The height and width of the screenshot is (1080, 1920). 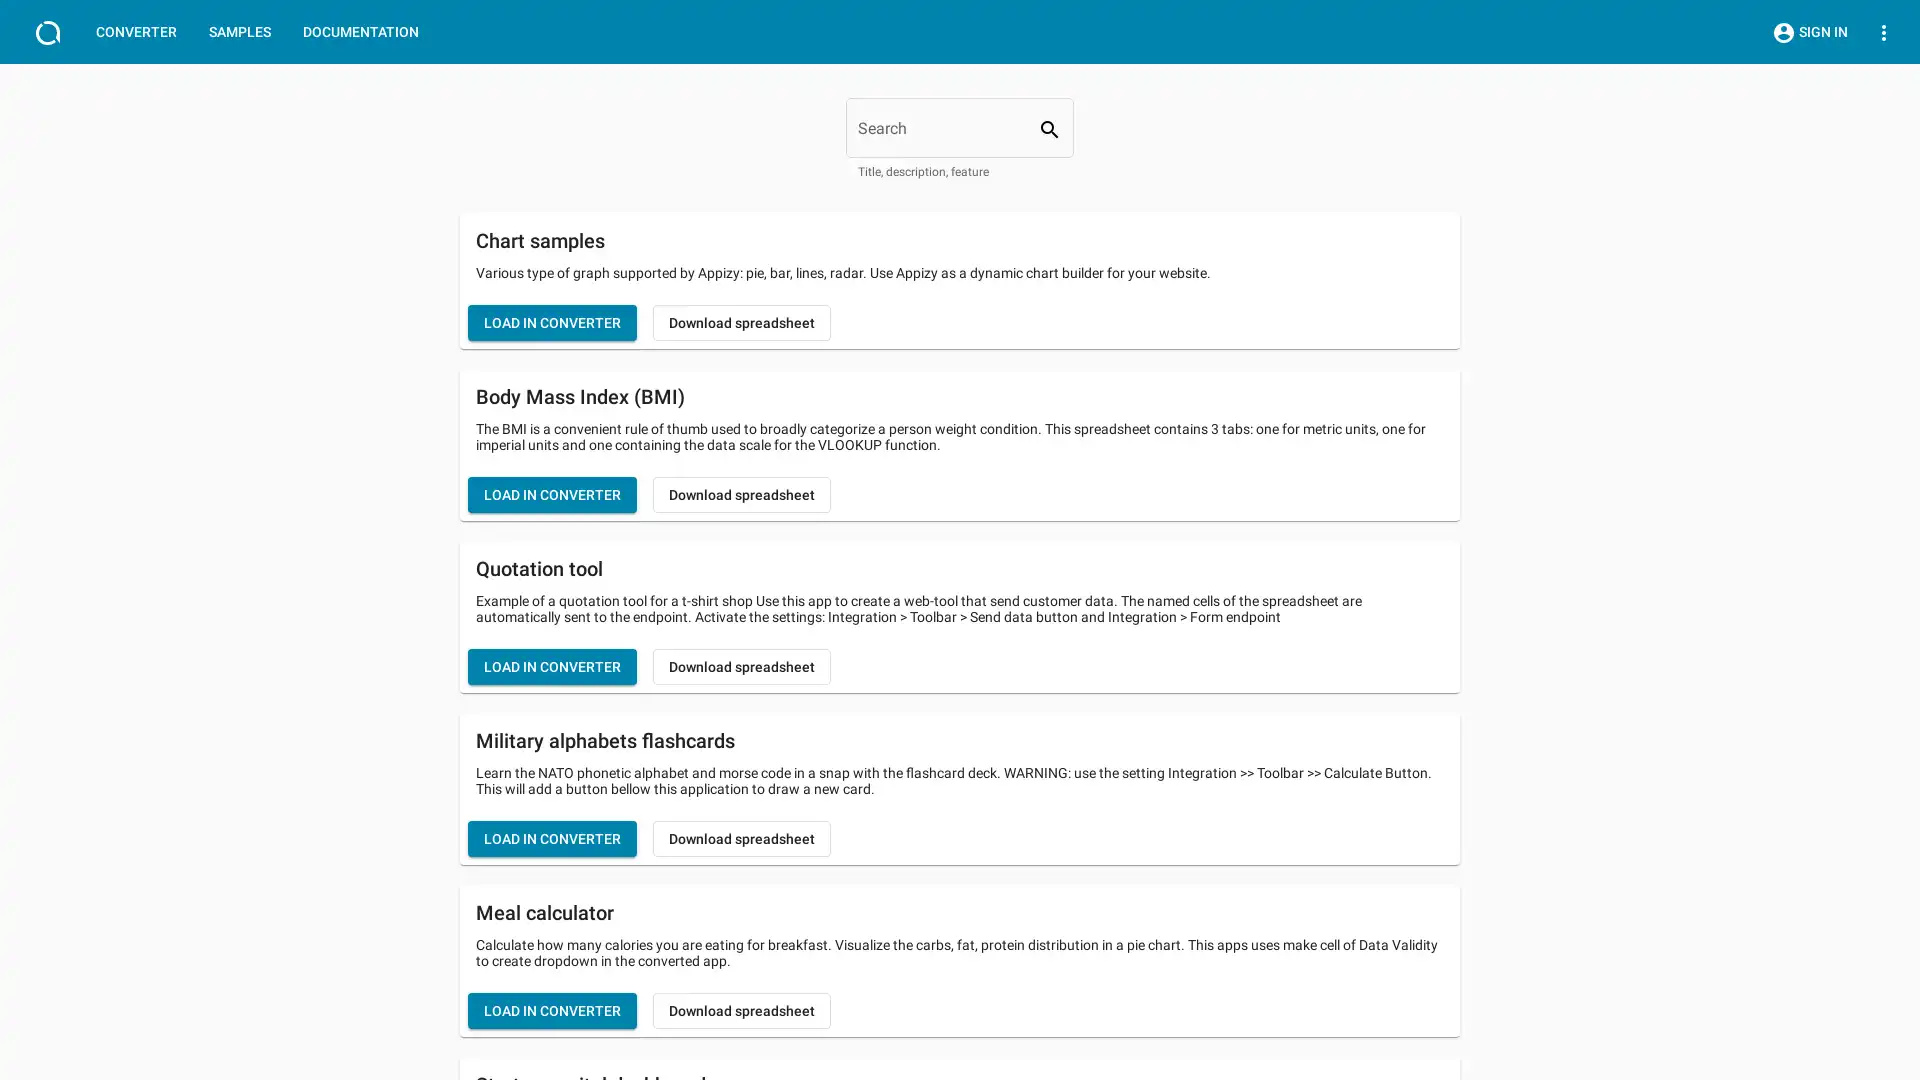 I want to click on Download spreadsheet, so click(x=741, y=494).